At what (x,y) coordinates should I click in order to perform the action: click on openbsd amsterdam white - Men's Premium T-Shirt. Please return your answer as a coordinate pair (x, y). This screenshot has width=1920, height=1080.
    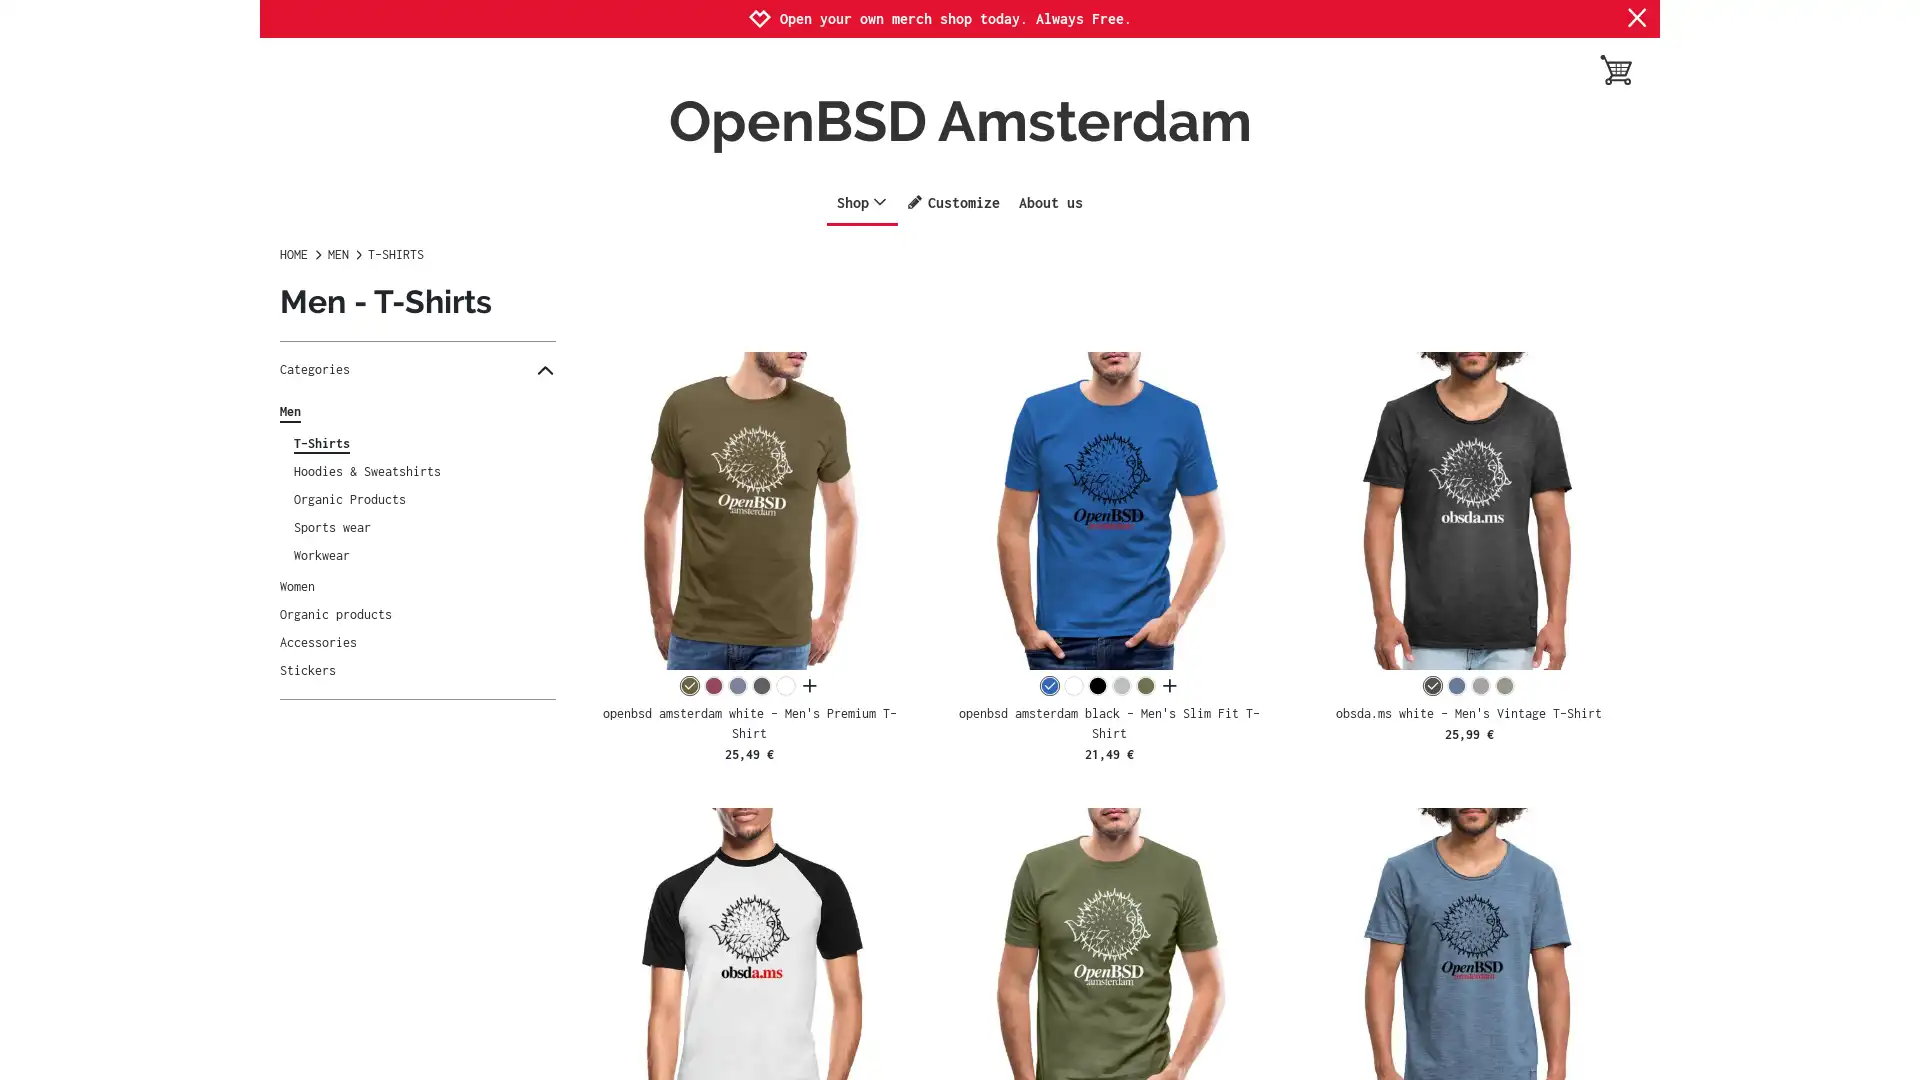
    Looking at the image, I should click on (748, 509).